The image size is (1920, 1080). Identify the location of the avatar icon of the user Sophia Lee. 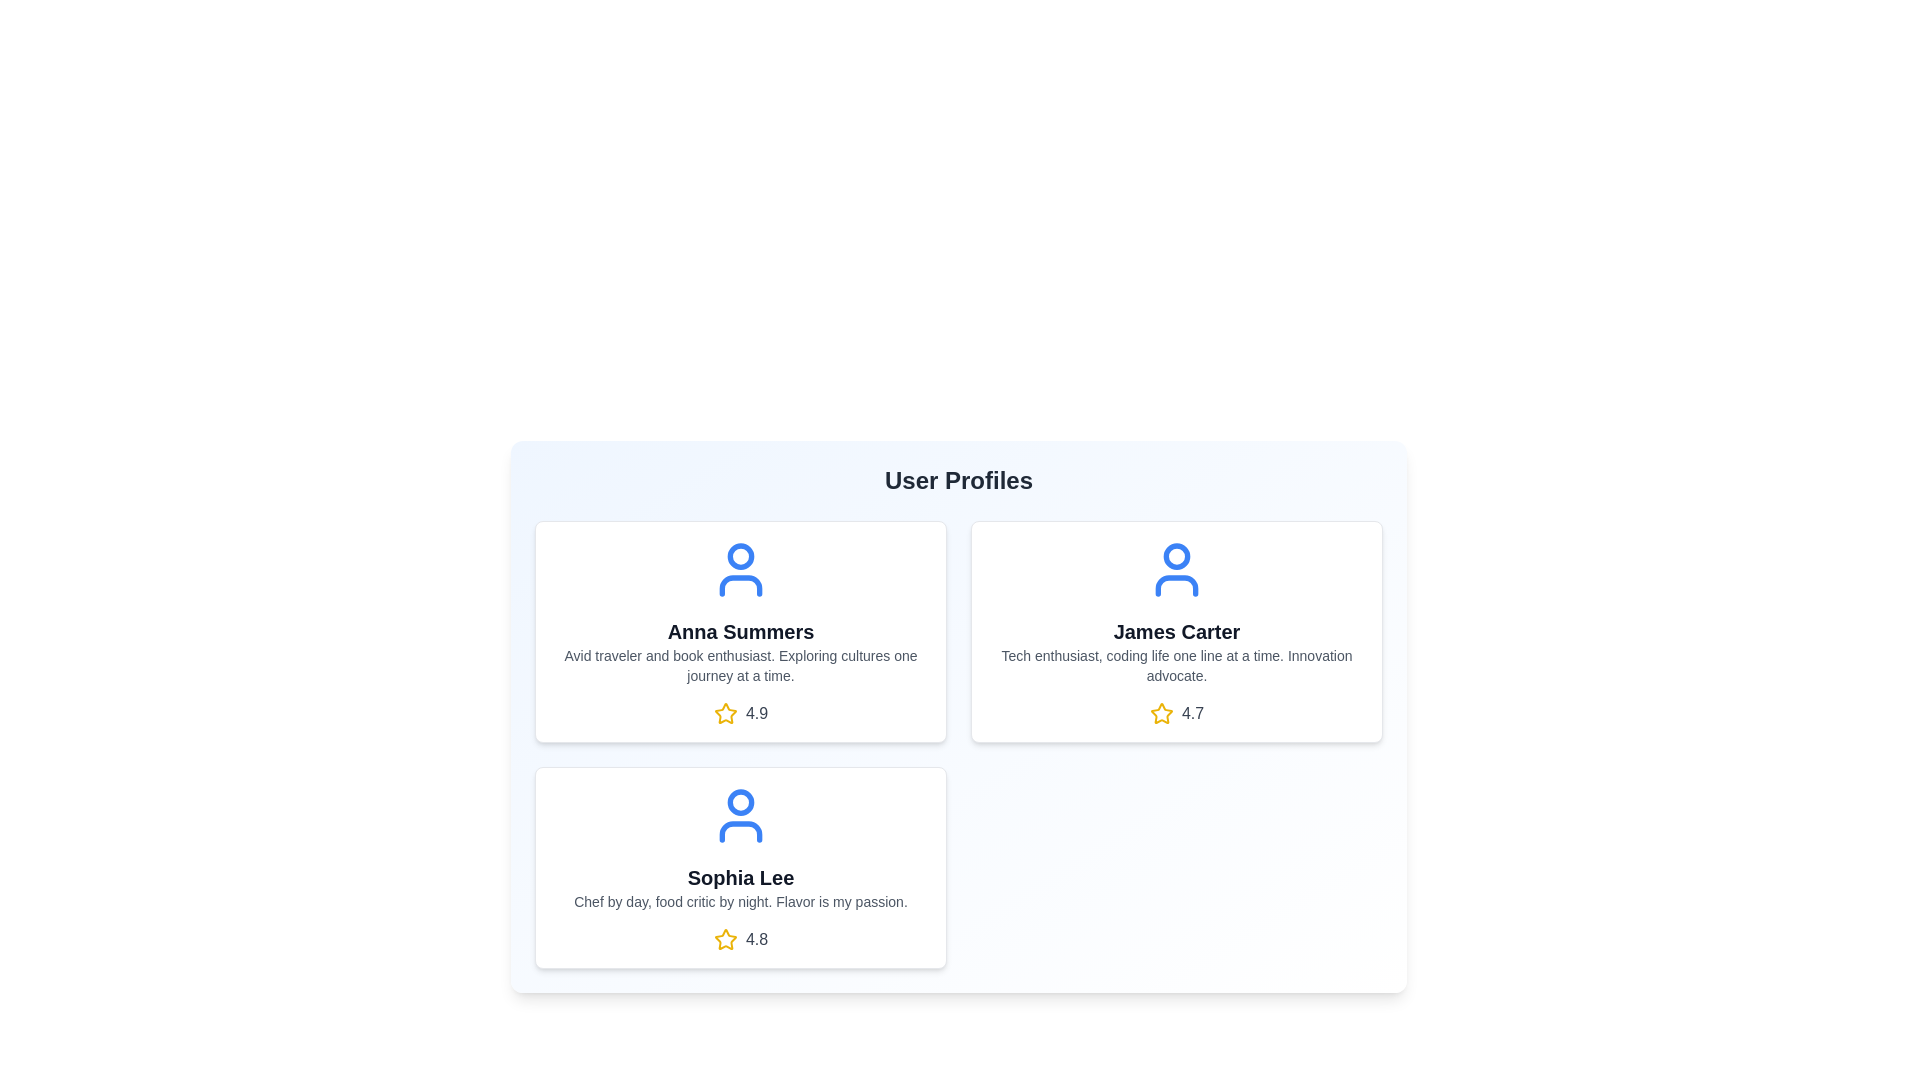
(739, 816).